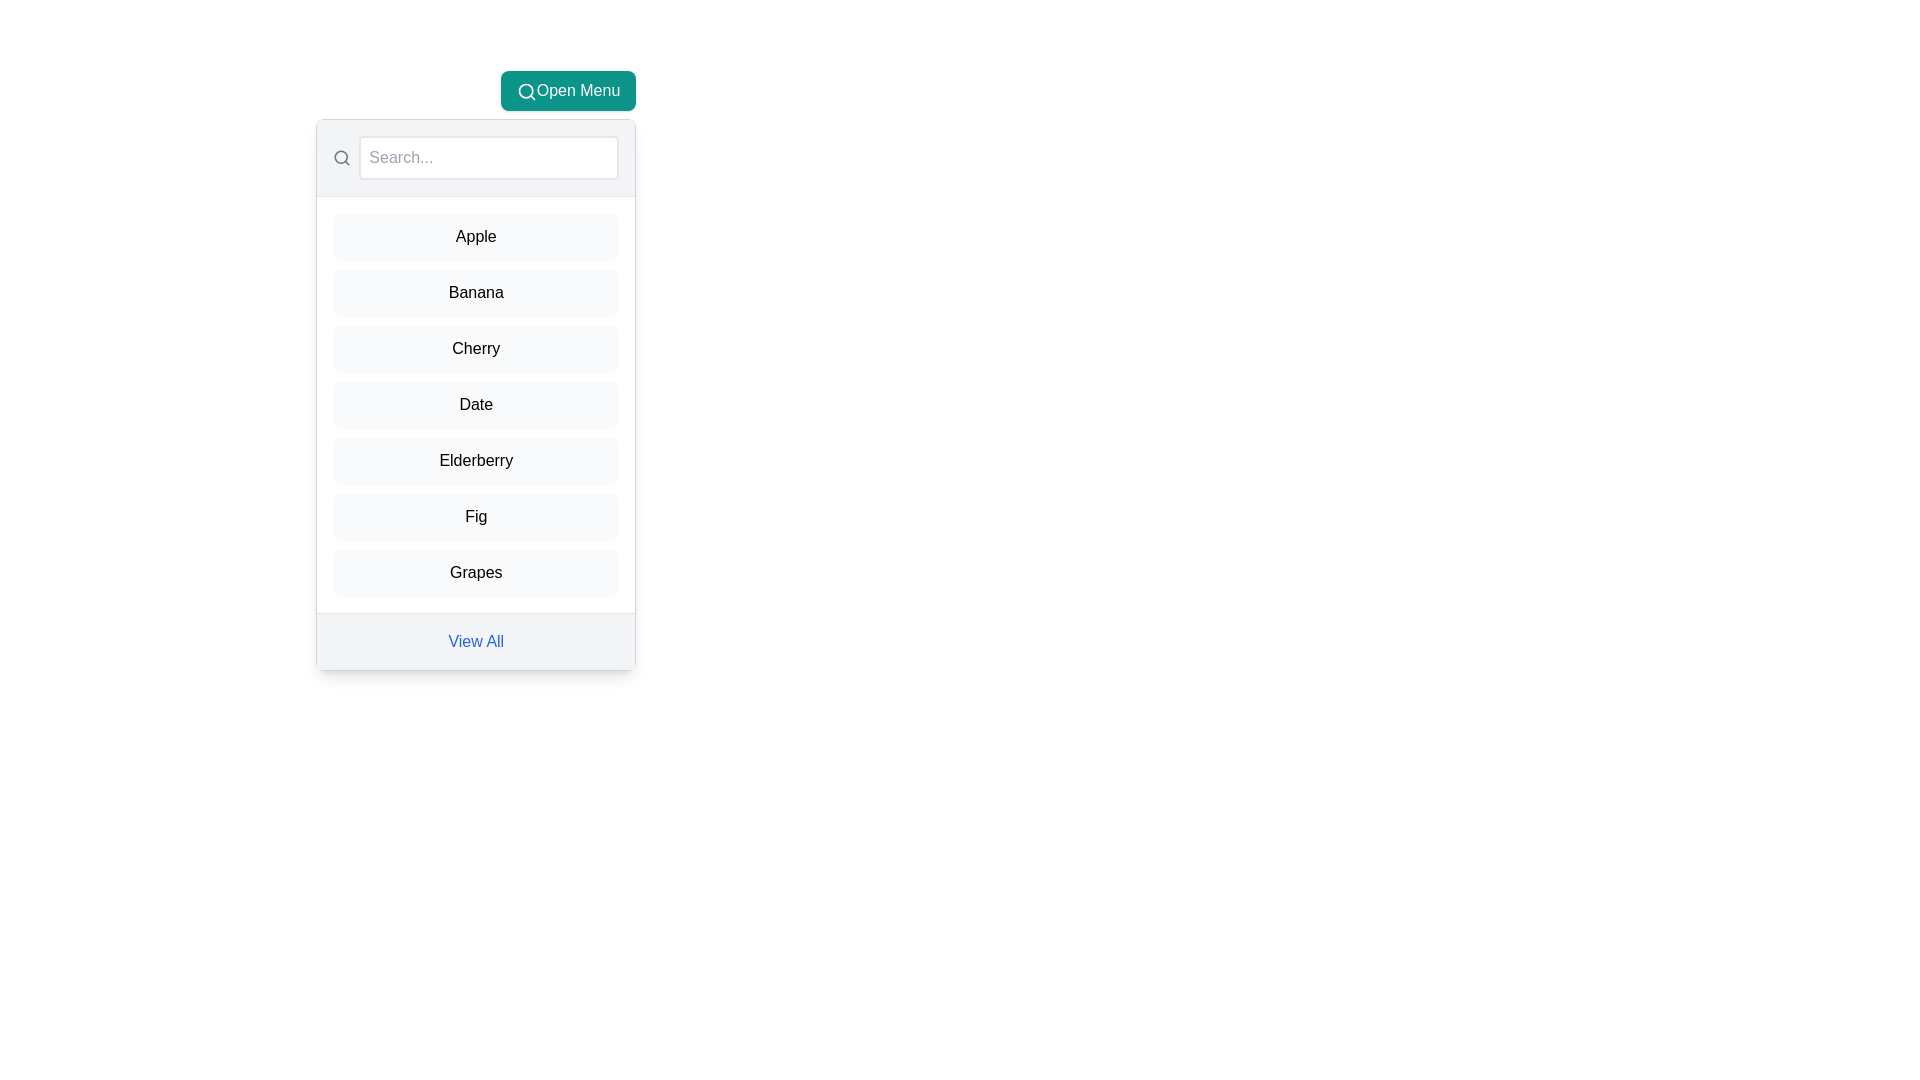  What do you see at coordinates (567, 91) in the screenshot?
I see `the toggle button at the top-right of the menu interface` at bounding box center [567, 91].